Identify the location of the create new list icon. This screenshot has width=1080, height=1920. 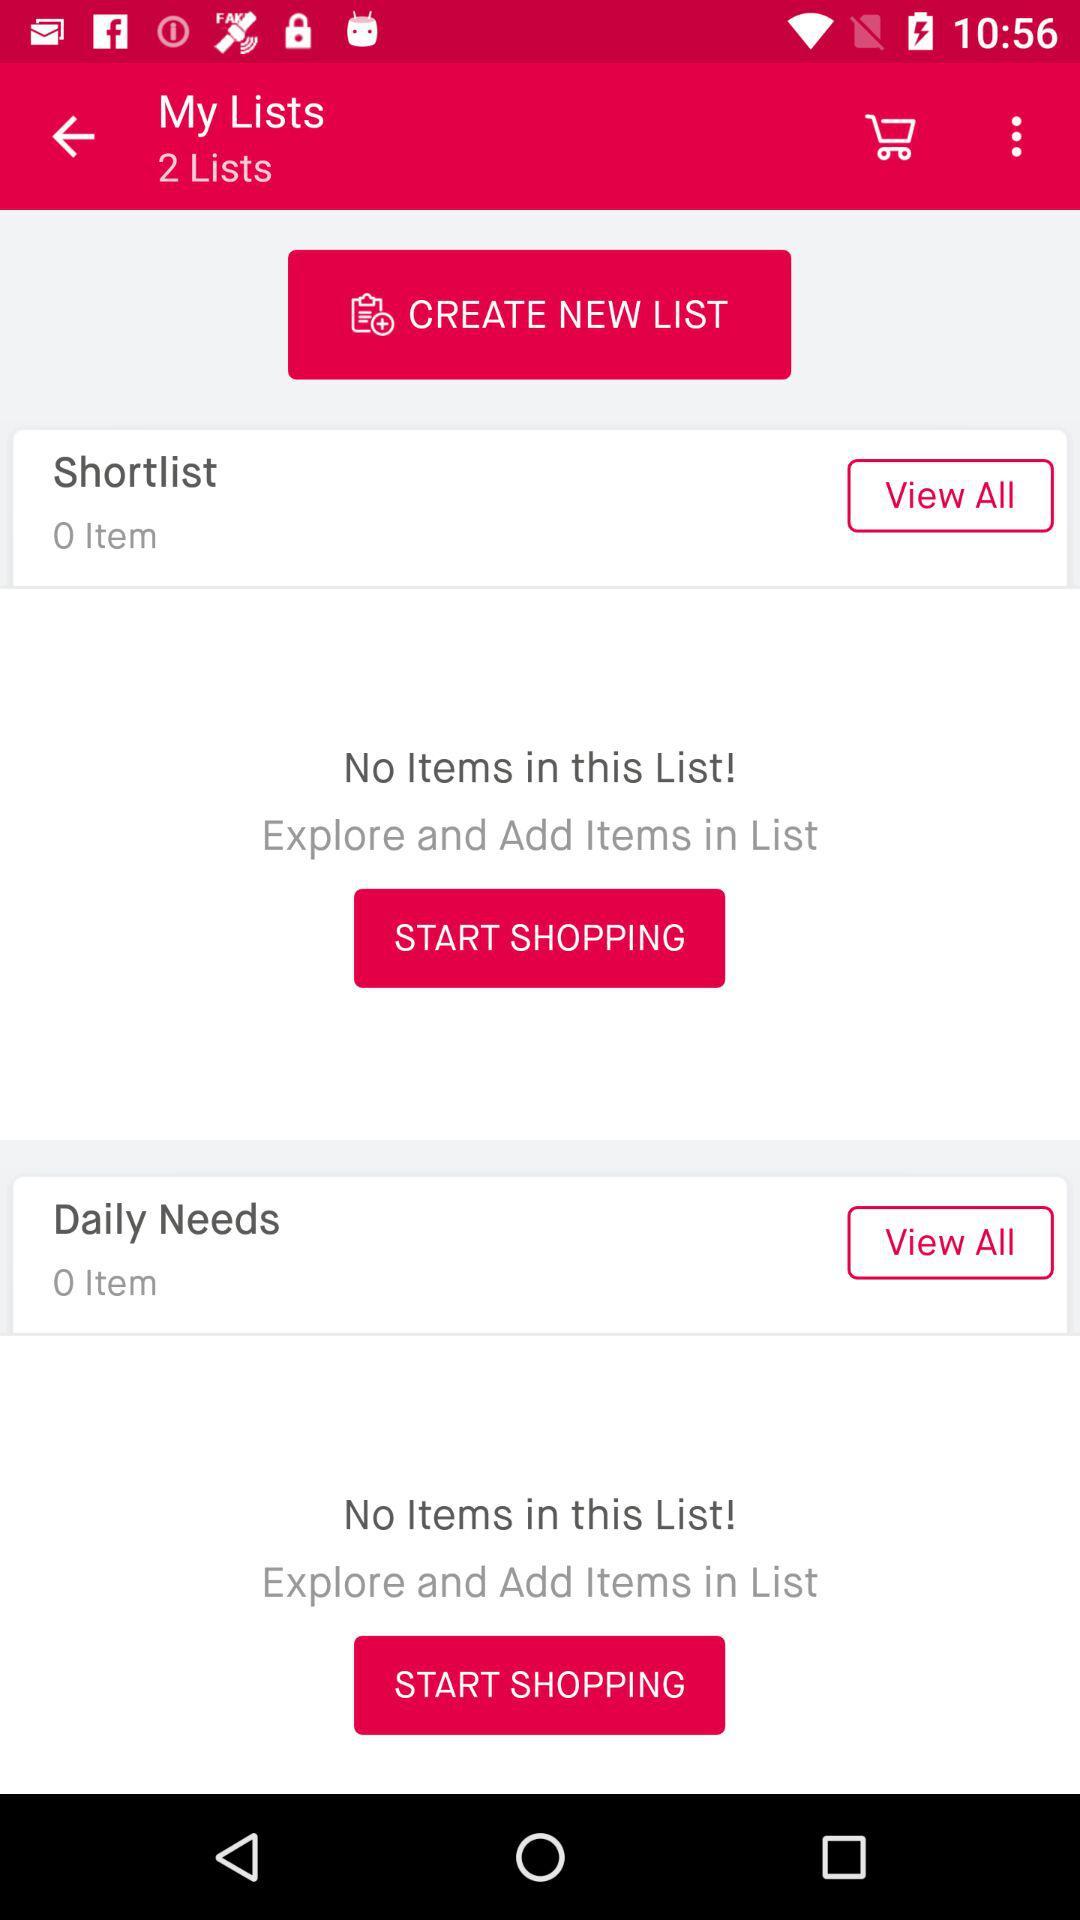
(538, 313).